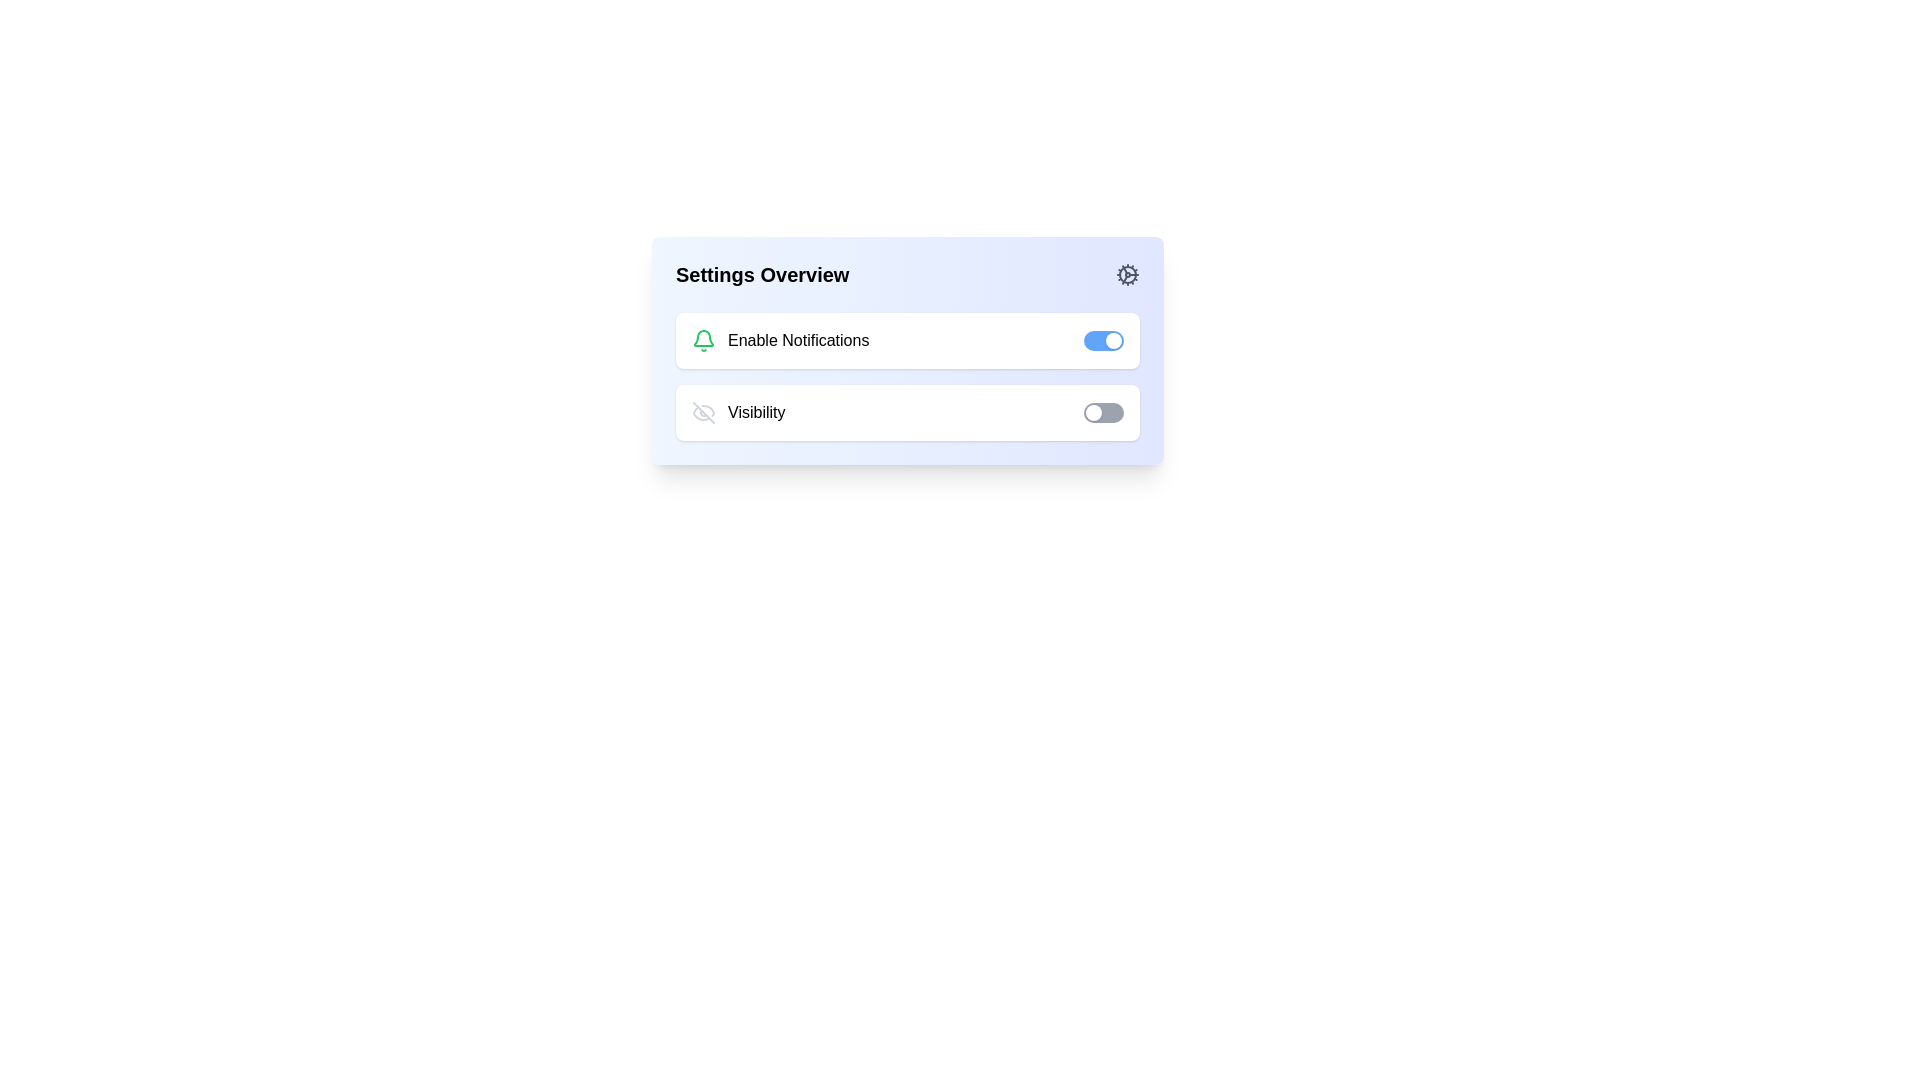 Image resolution: width=1920 pixels, height=1080 pixels. What do you see at coordinates (704, 339) in the screenshot?
I see `the green stylized bell icon that indicates notification alerts, located to the left of the 'Enable Notifications' label in the notification settings section` at bounding box center [704, 339].